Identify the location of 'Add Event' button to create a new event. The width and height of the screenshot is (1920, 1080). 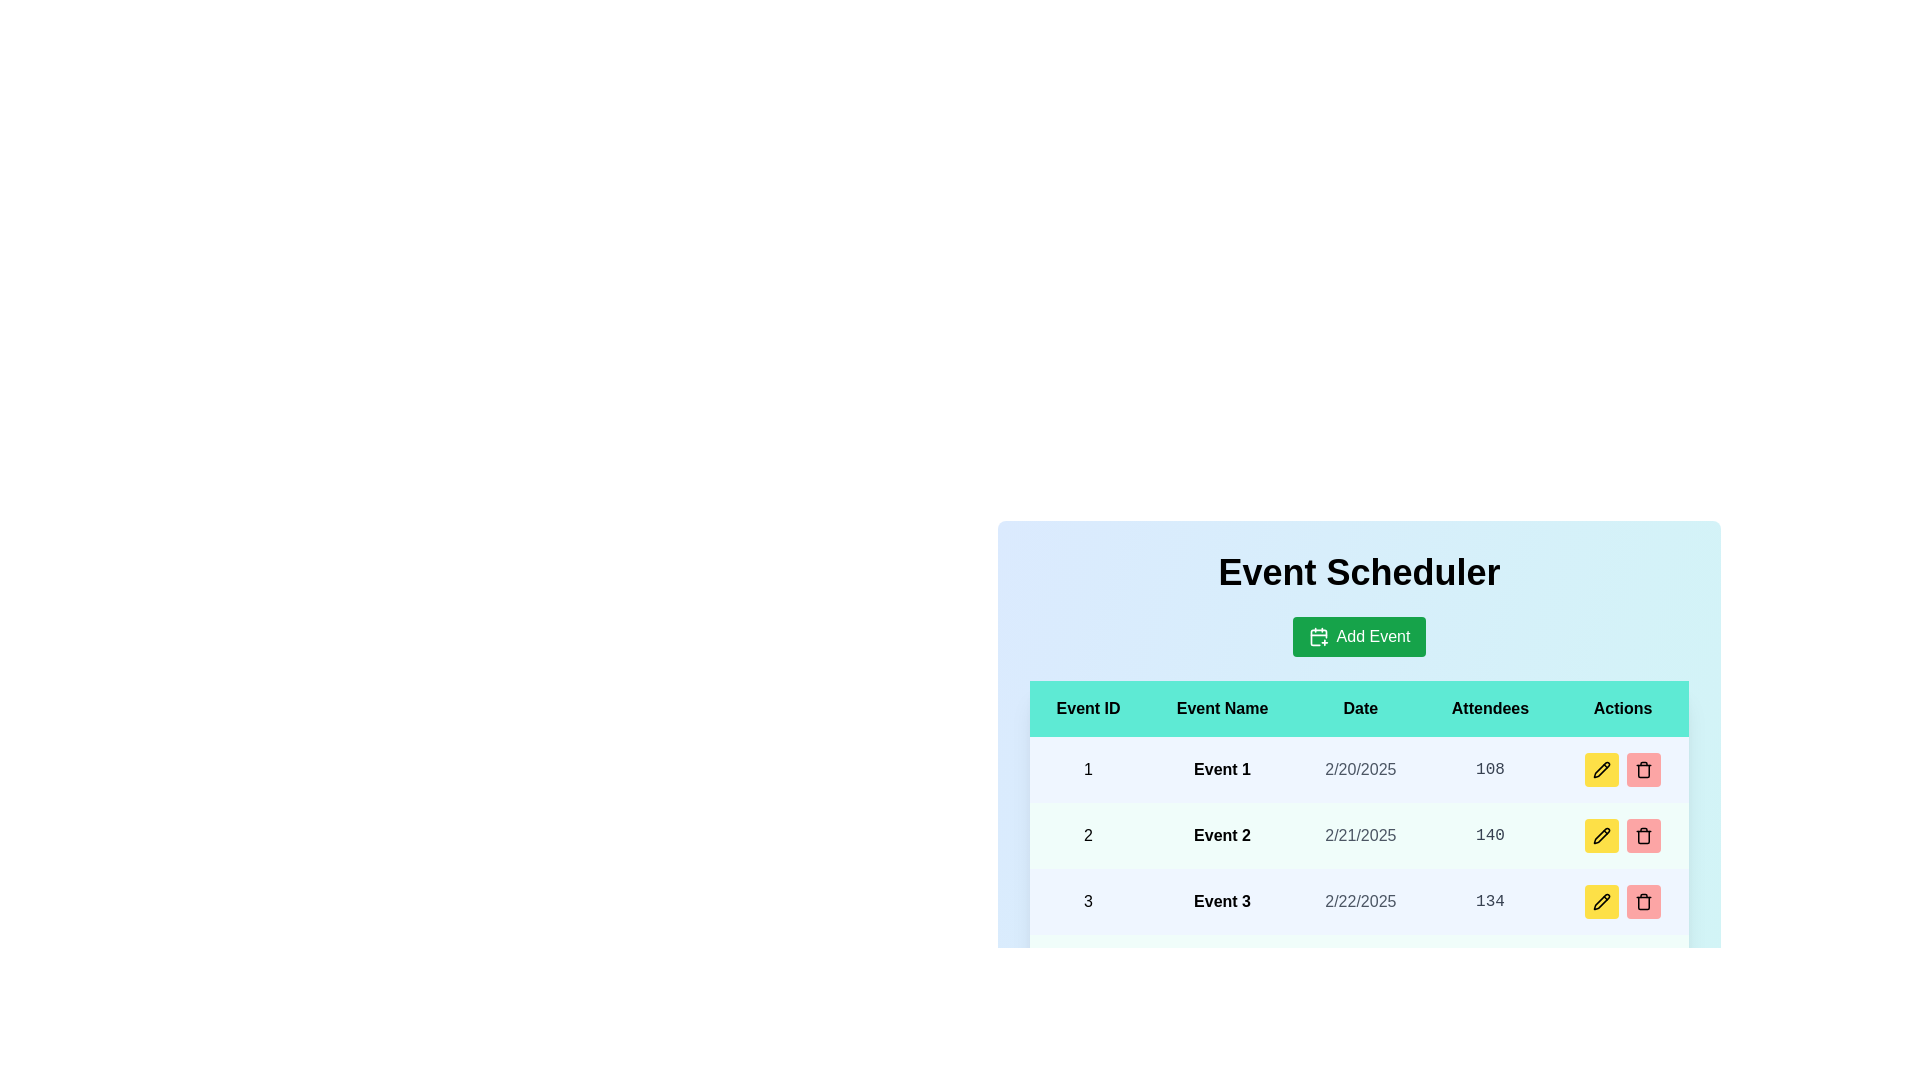
(1359, 636).